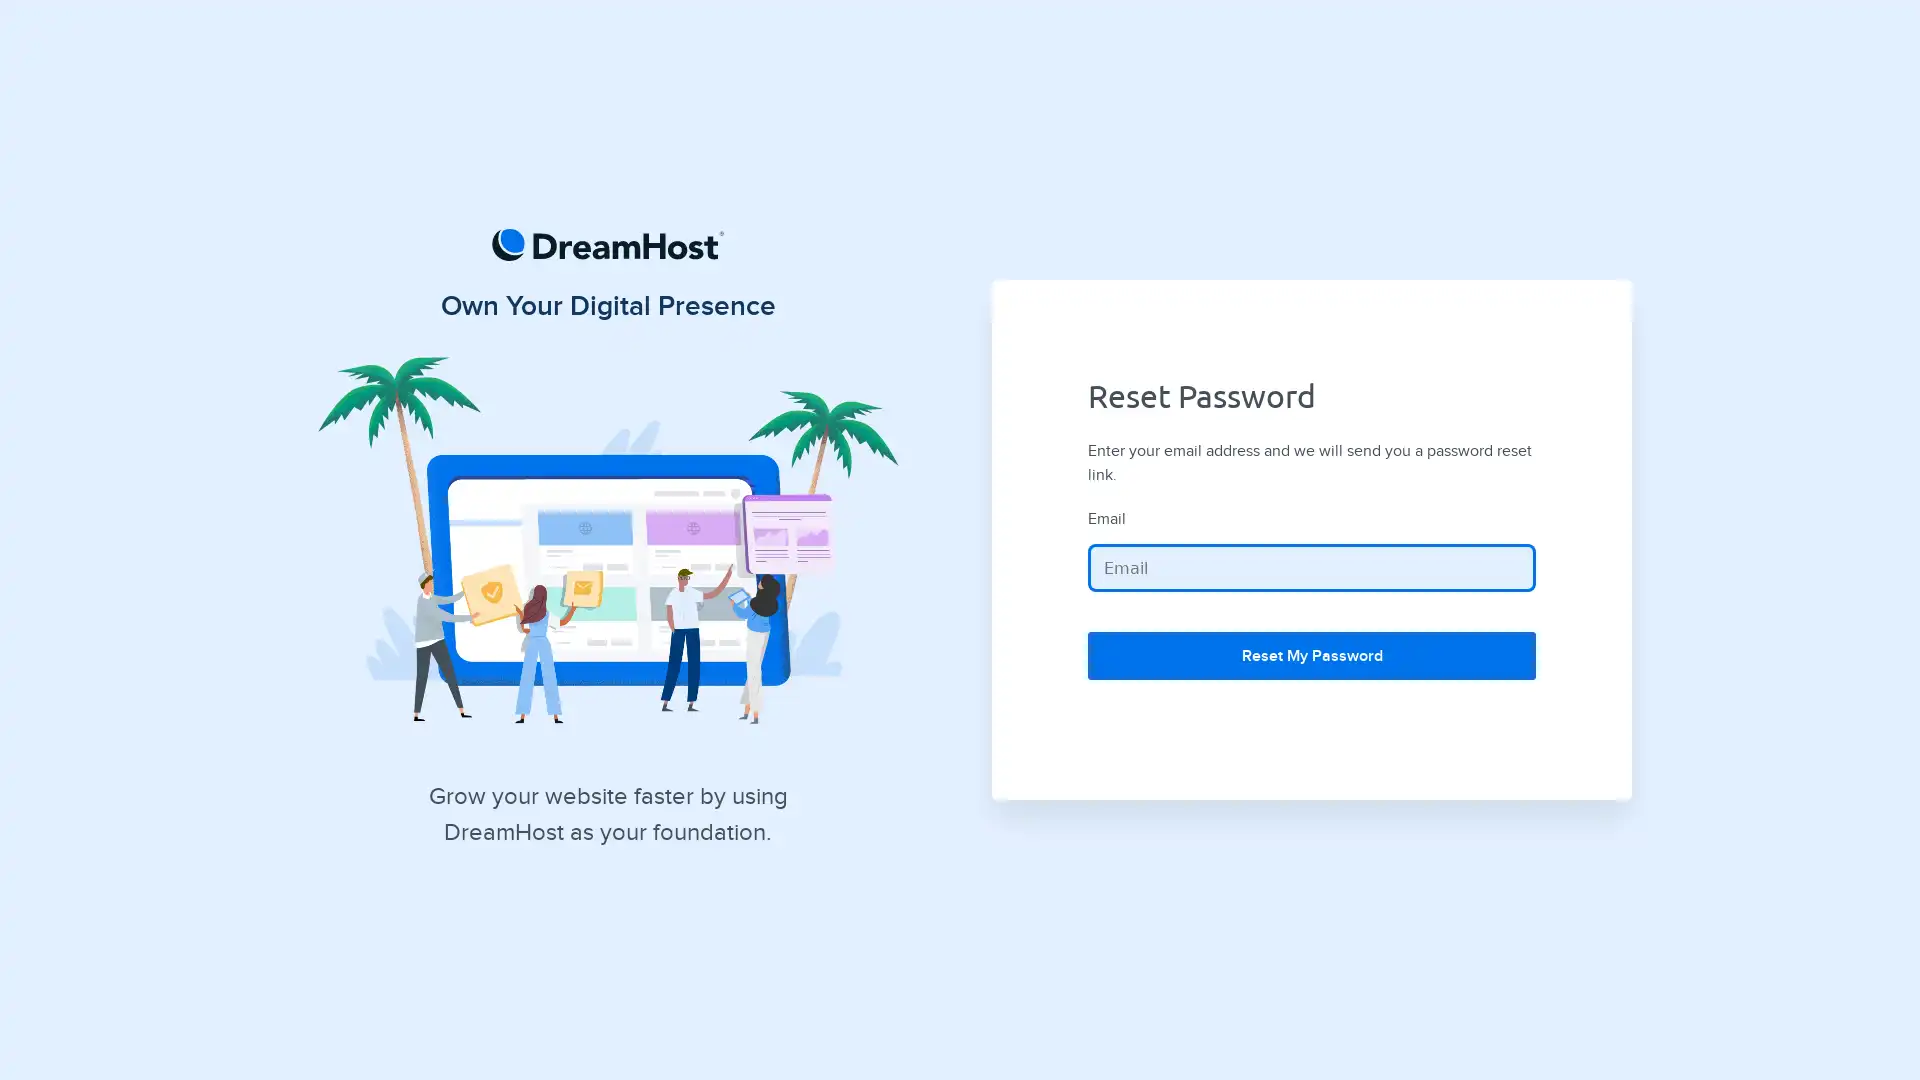  I want to click on Reset My Password, so click(1311, 655).